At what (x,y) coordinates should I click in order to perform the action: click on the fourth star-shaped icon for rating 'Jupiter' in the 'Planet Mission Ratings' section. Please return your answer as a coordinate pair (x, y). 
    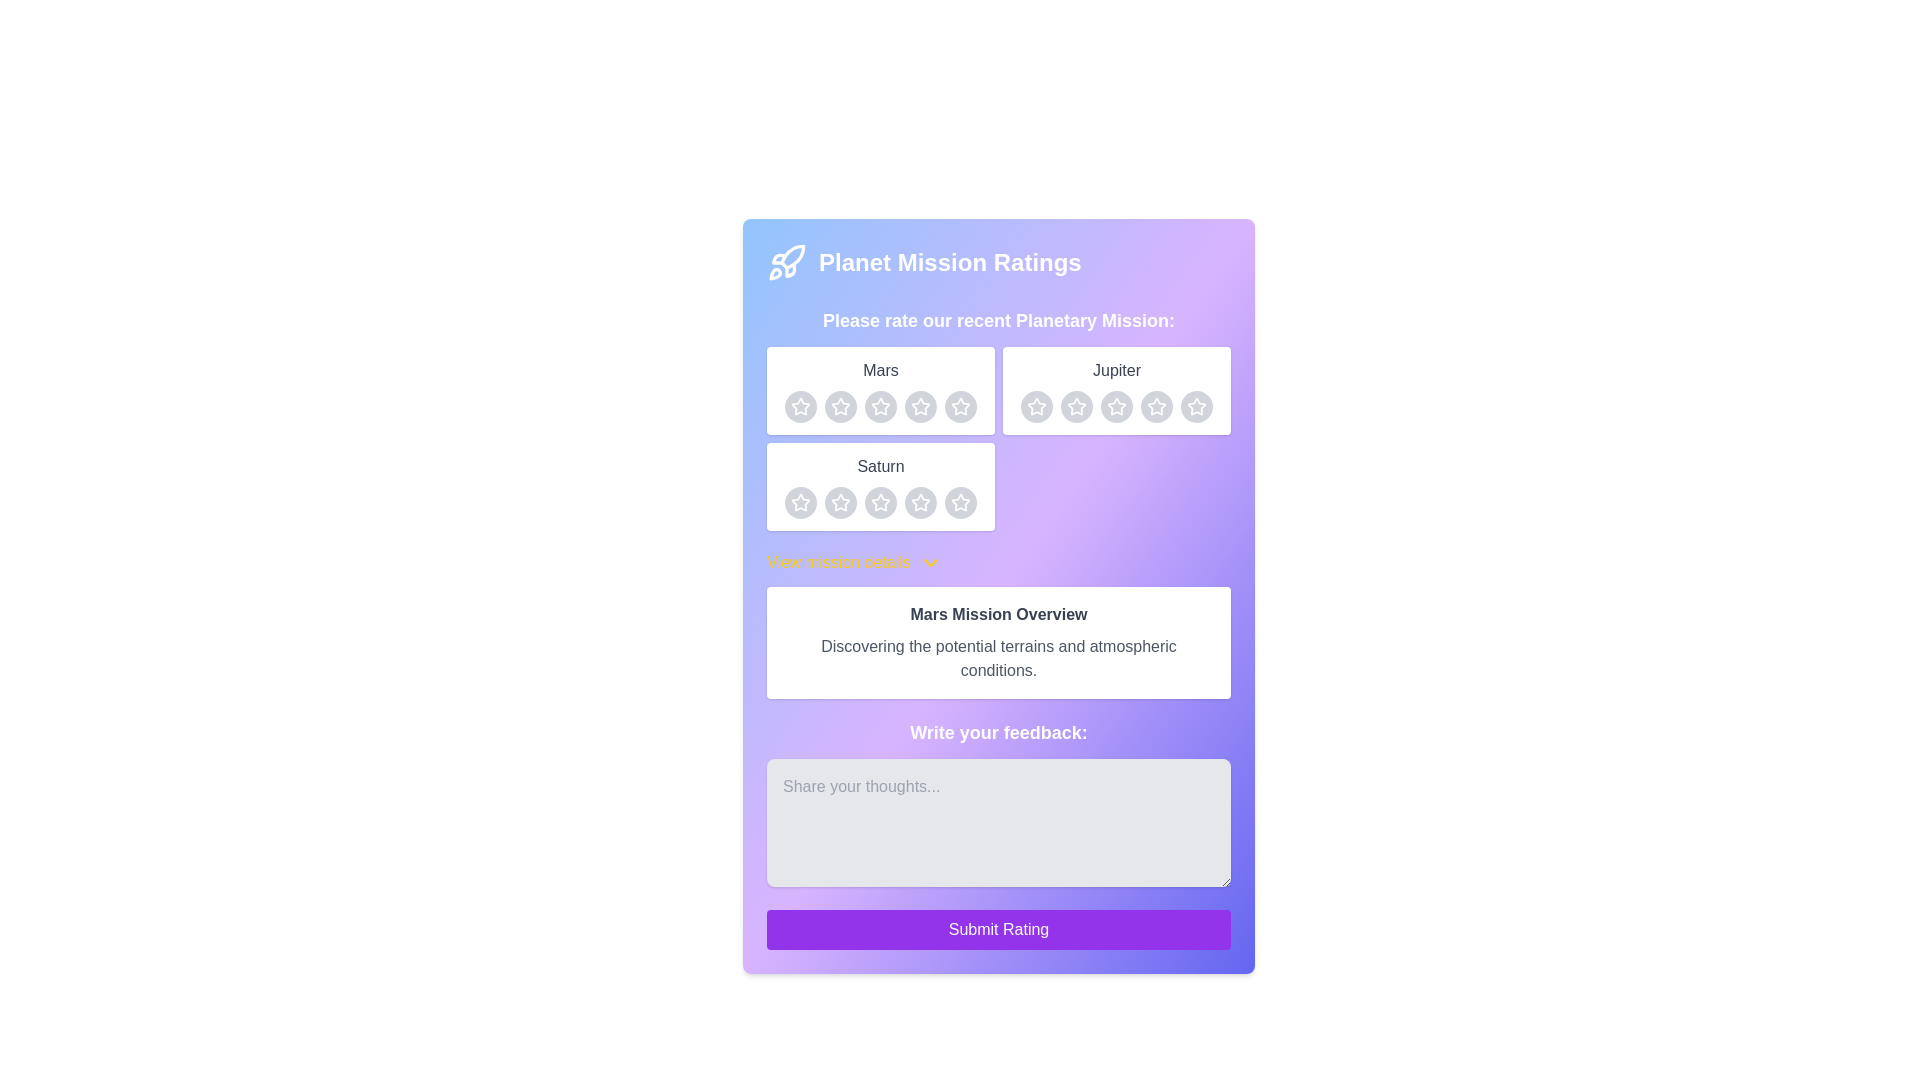
    Looking at the image, I should click on (1156, 406).